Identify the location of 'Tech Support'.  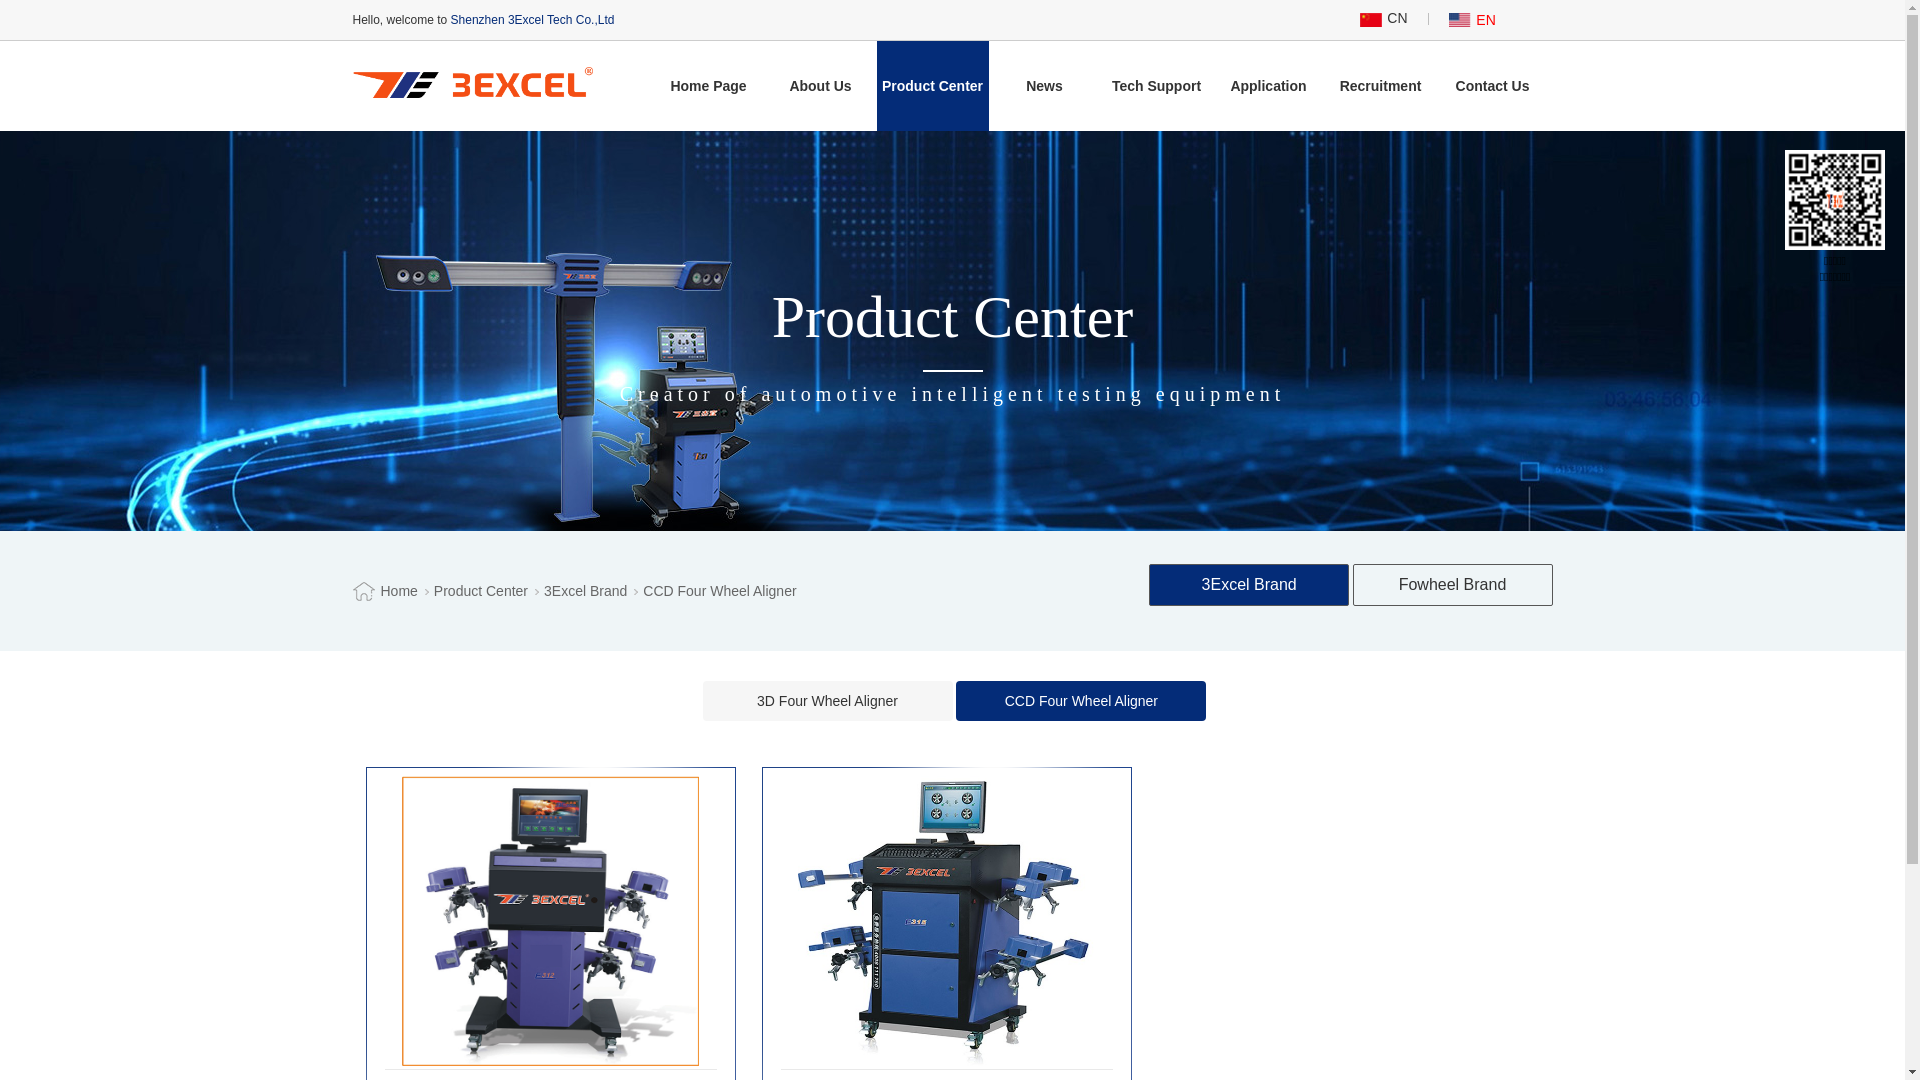
(1156, 84).